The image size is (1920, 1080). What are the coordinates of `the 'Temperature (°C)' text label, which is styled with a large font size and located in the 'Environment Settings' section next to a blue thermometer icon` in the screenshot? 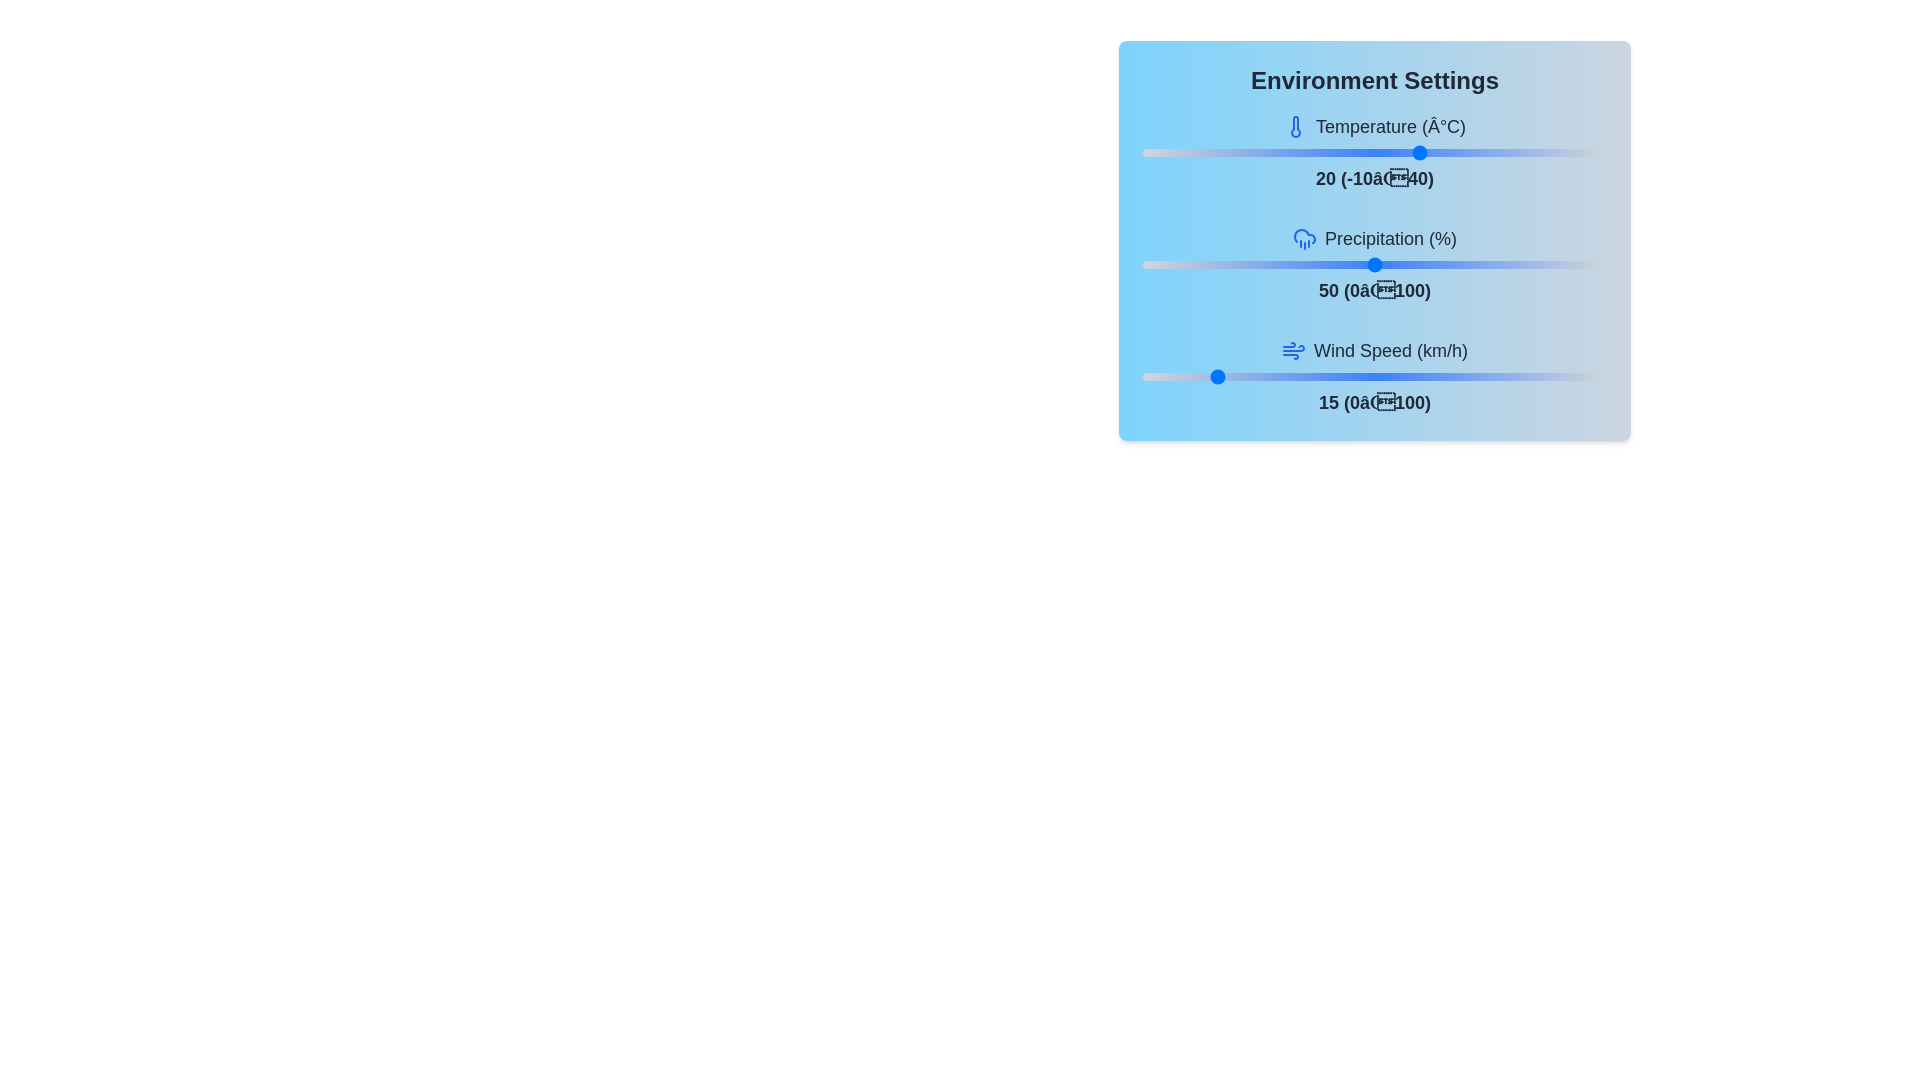 It's located at (1390, 127).